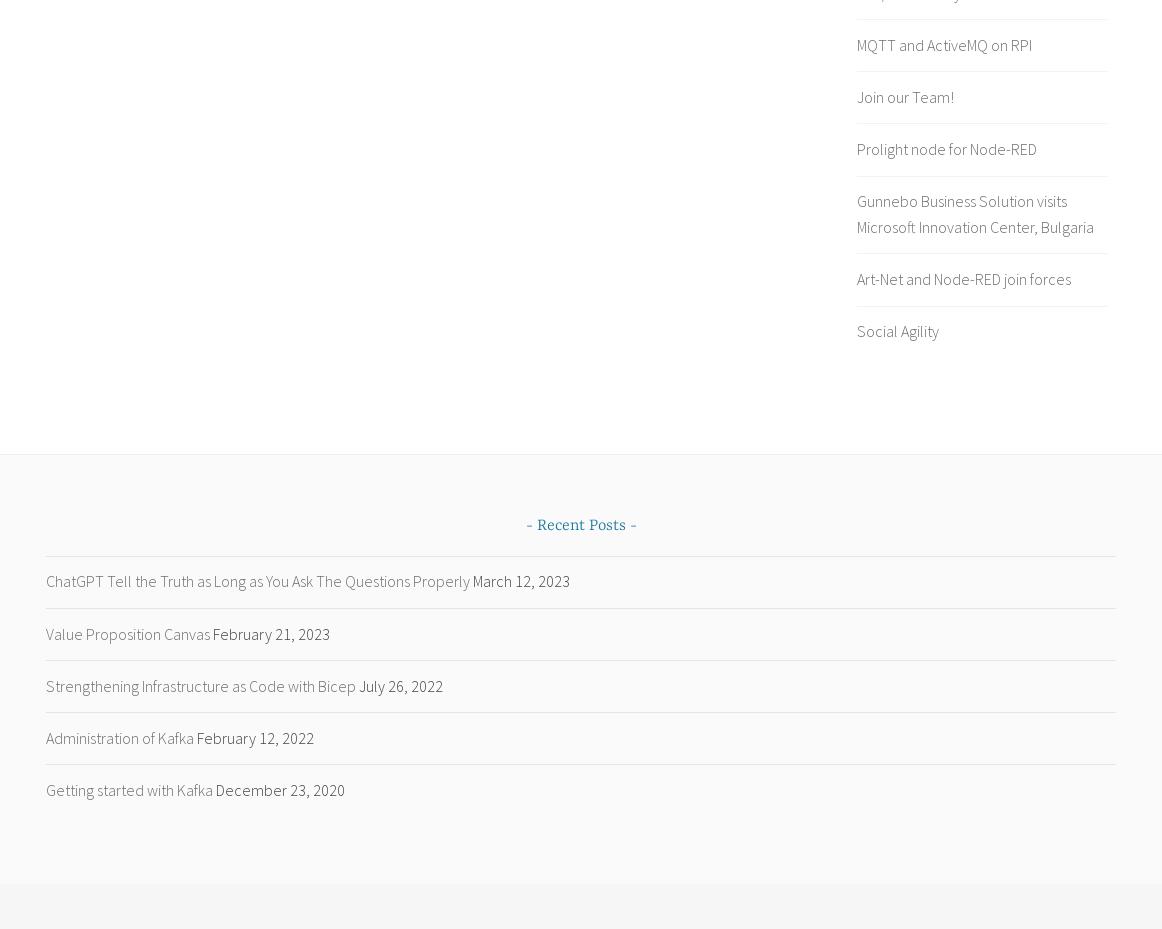 The width and height of the screenshot is (1162, 929). What do you see at coordinates (856, 277) in the screenshot?
I see `'Art-Net and Node-RED join forces'` at bounding box center [856, 277].